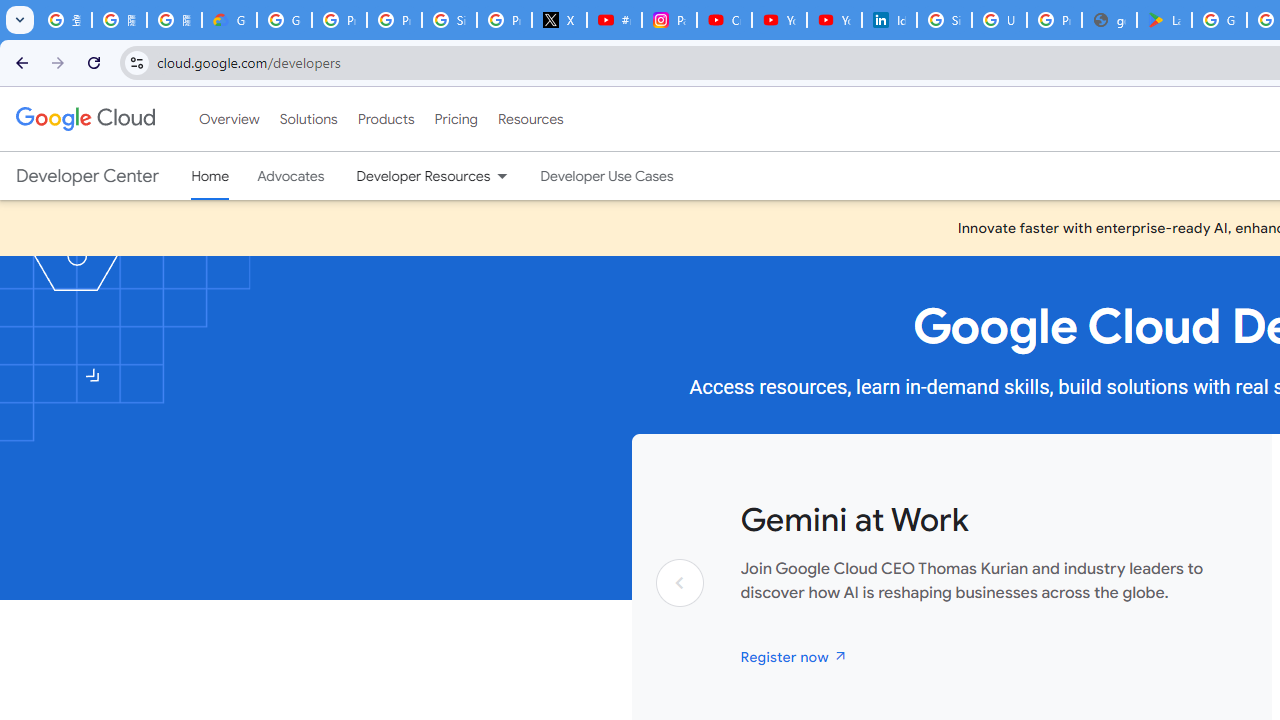 This screenshot has height=720, width=1280. What do you see at coordinates (307, 119) in the screenshot?
I see `'Solutions'` at bounding box center [307, 119].